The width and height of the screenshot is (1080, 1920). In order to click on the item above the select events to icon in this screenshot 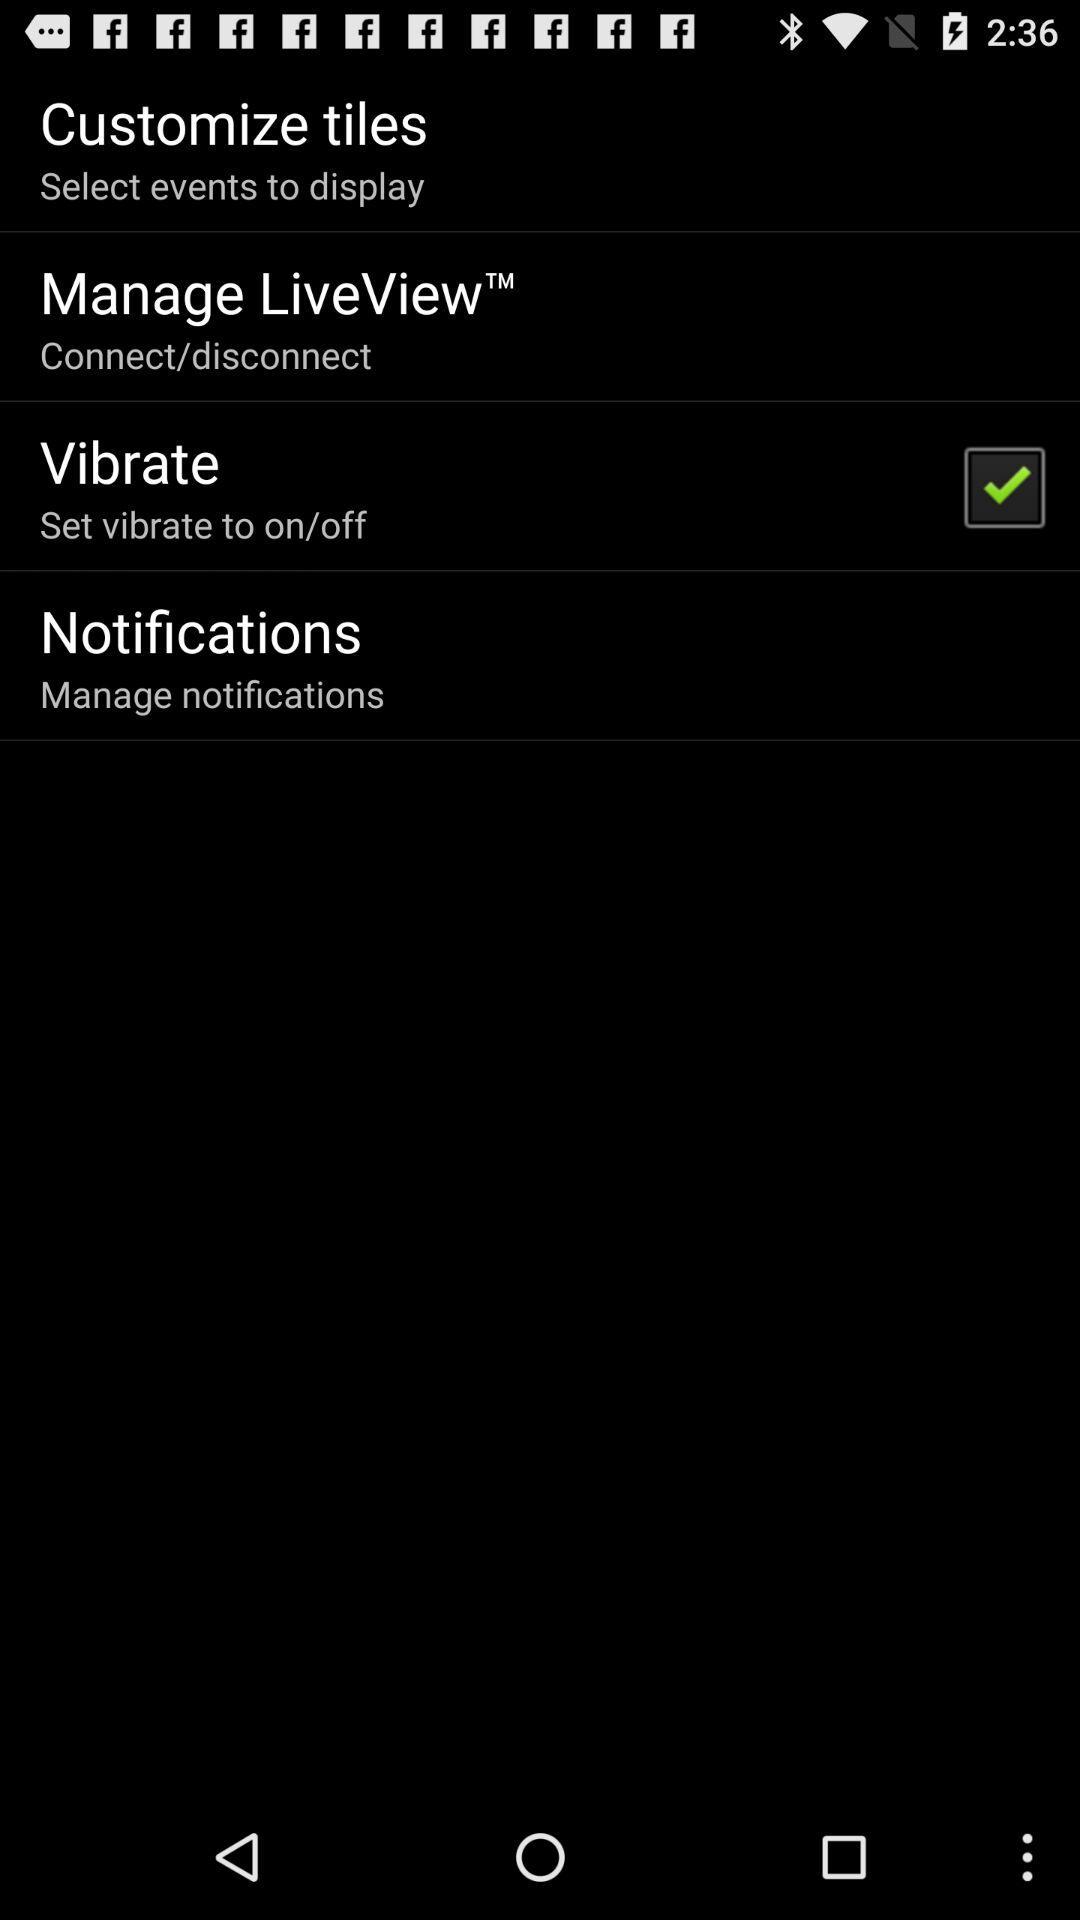, I will do `click(233, 120)`.